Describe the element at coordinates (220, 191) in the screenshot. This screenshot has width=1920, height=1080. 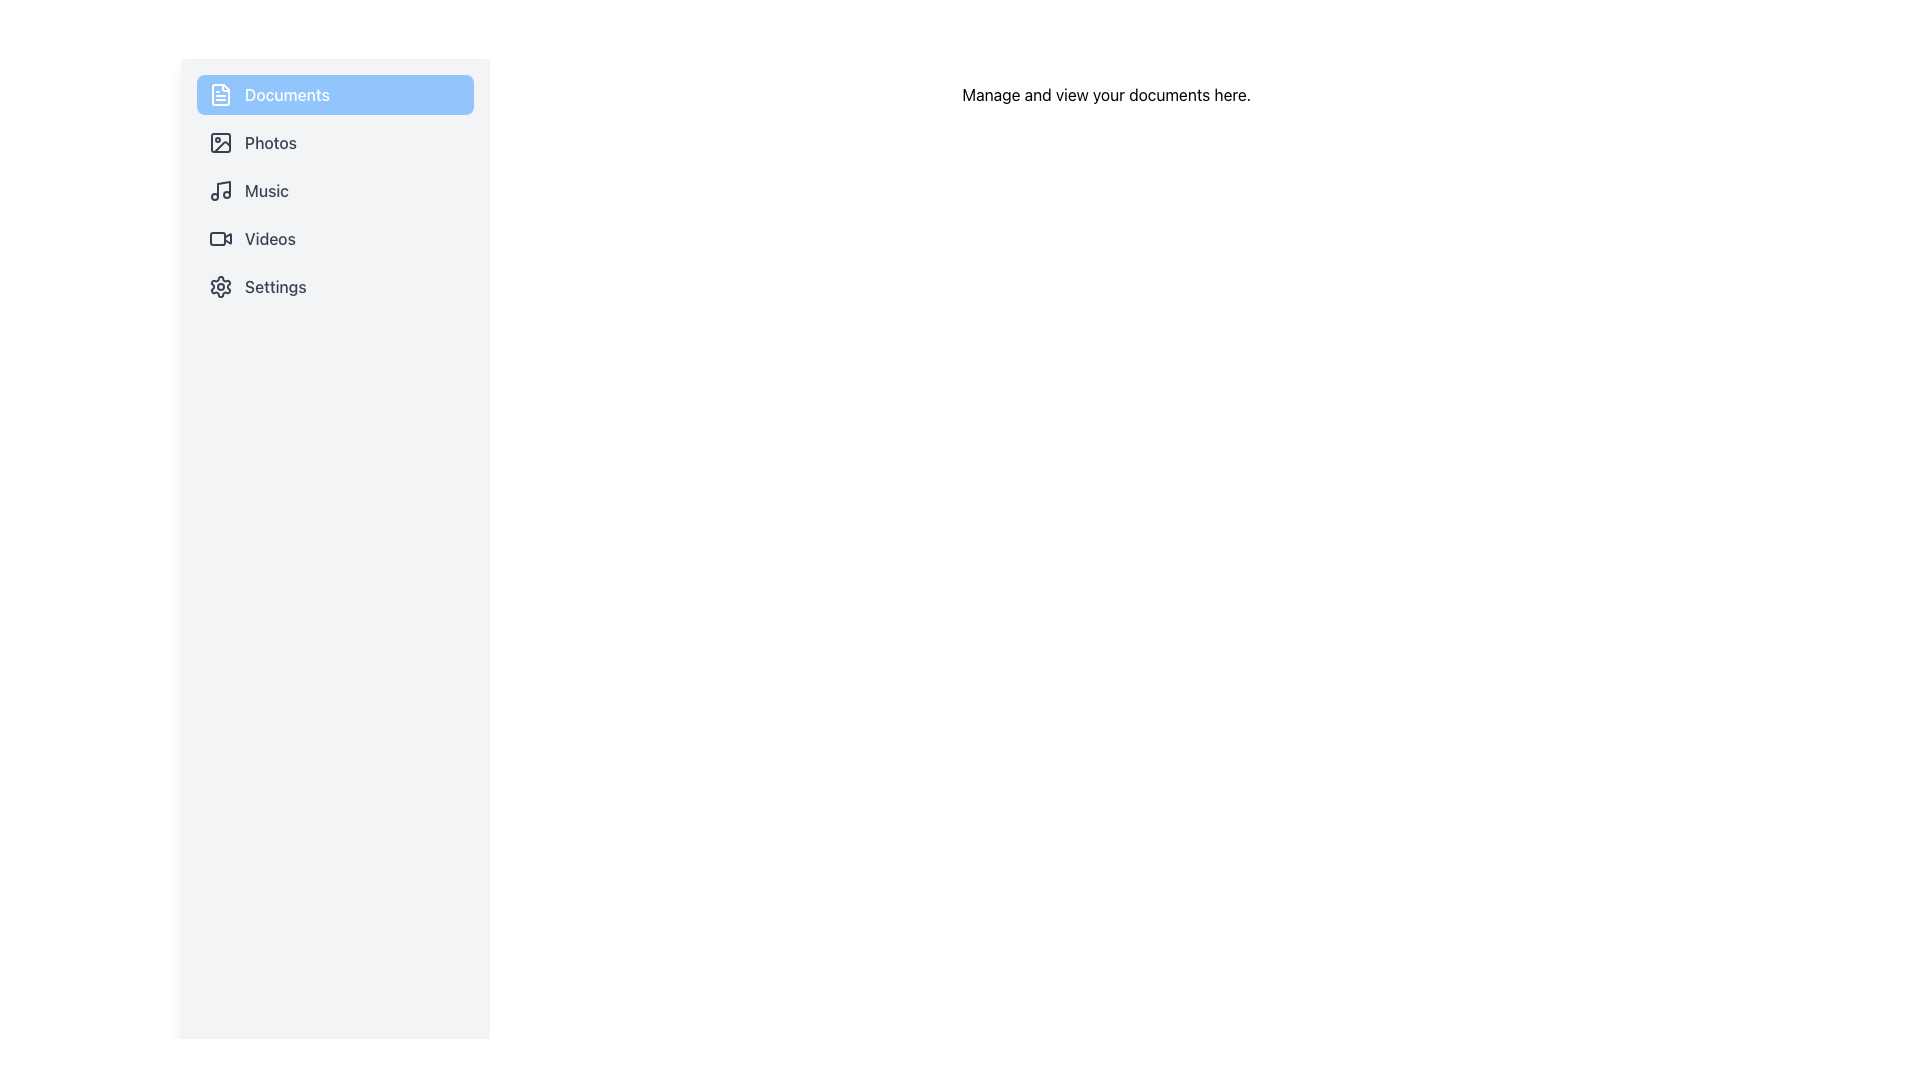
I see `the 'Music' icon located near the center of the left-hand navigation panel` at that location.